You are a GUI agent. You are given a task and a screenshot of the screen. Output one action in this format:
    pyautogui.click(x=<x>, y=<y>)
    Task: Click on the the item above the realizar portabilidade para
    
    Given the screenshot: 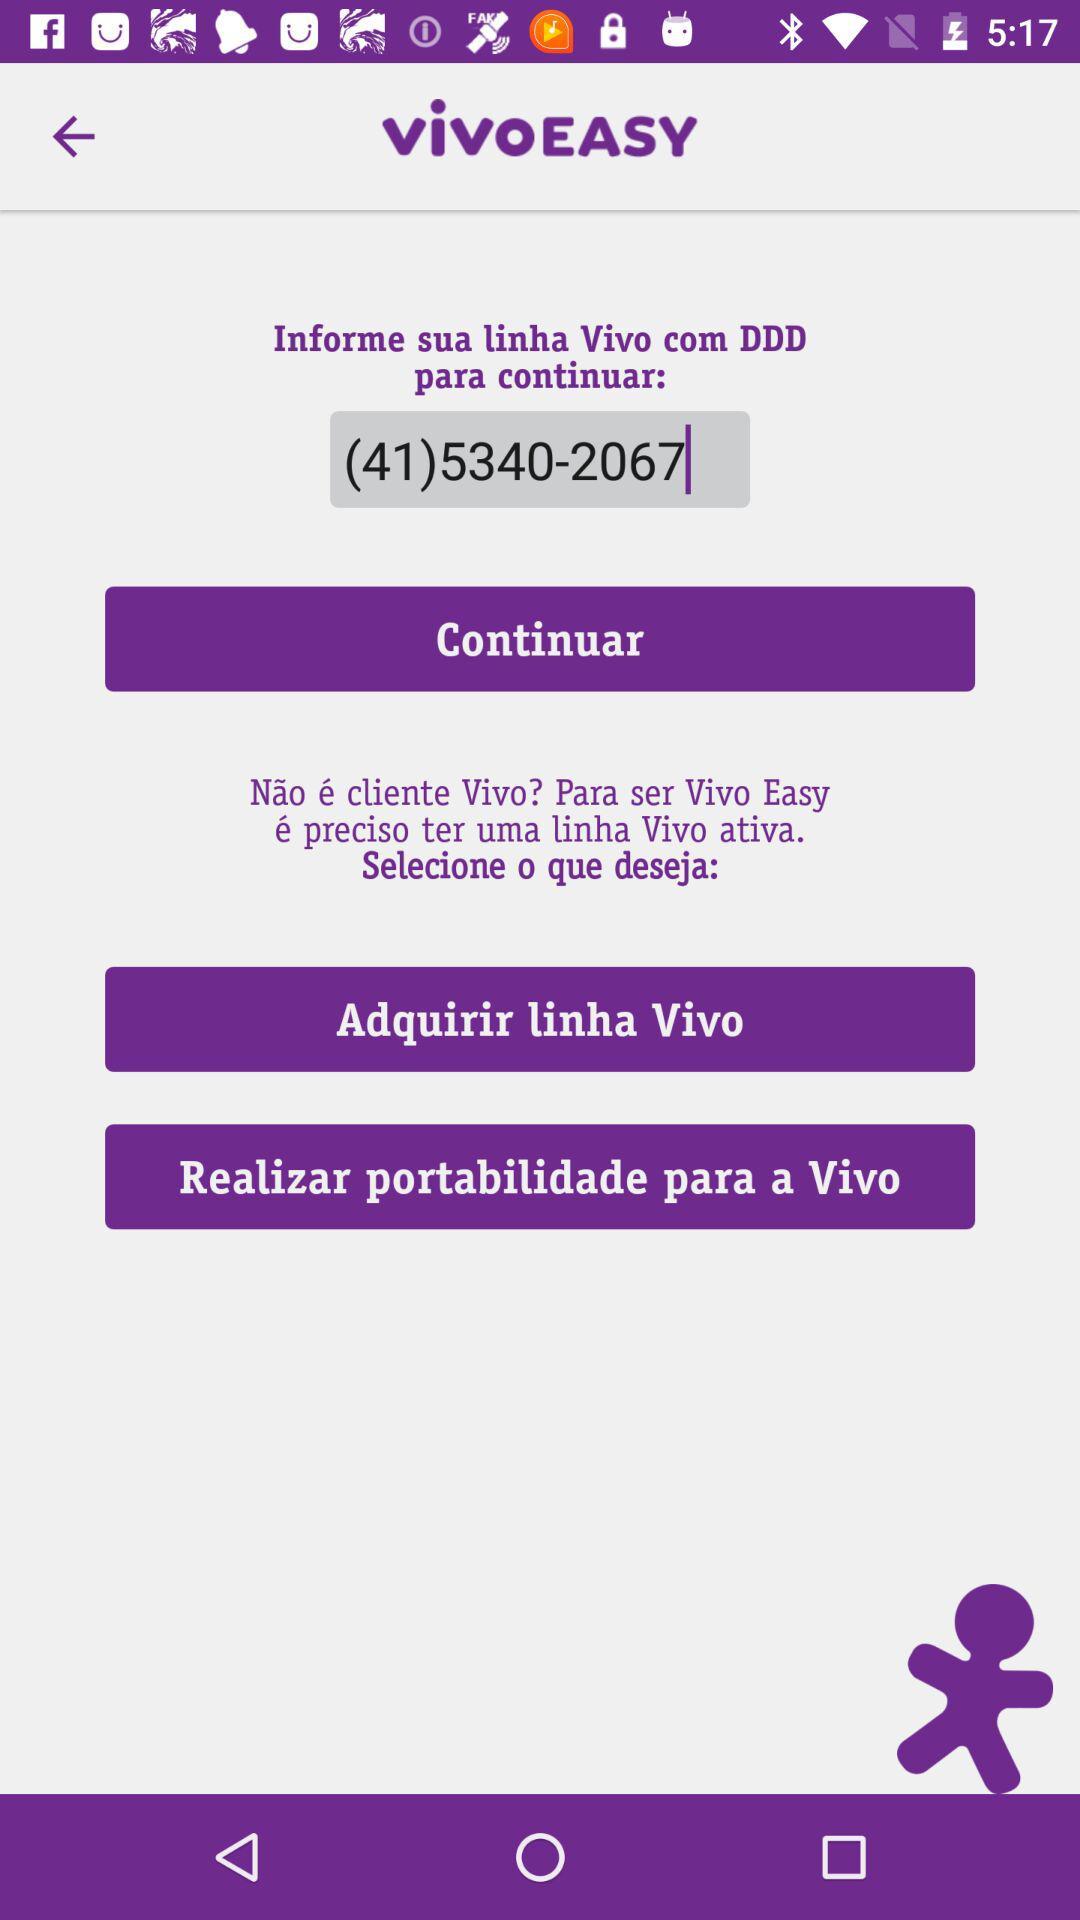 What is the action you would take?
    pyautogui.click(x=540, y=1019)
    